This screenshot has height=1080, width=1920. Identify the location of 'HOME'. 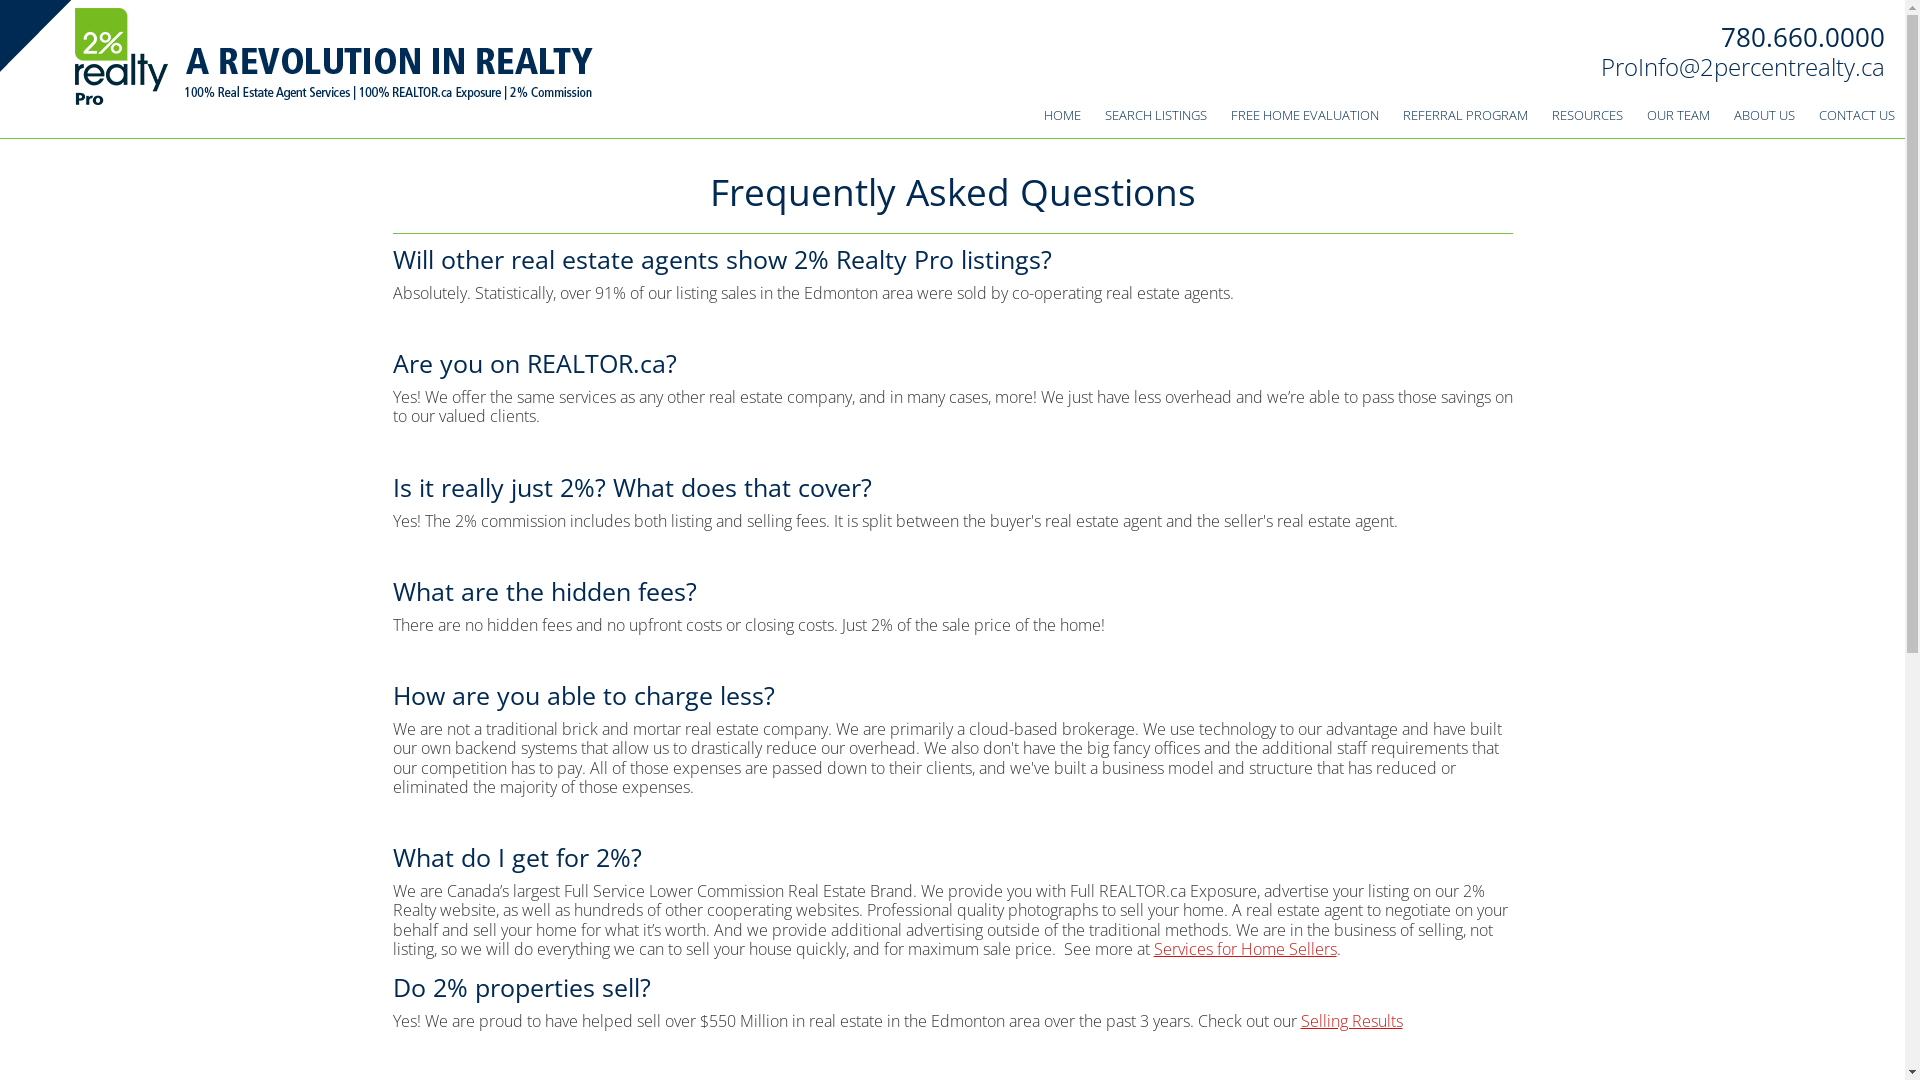
(1033, 115).